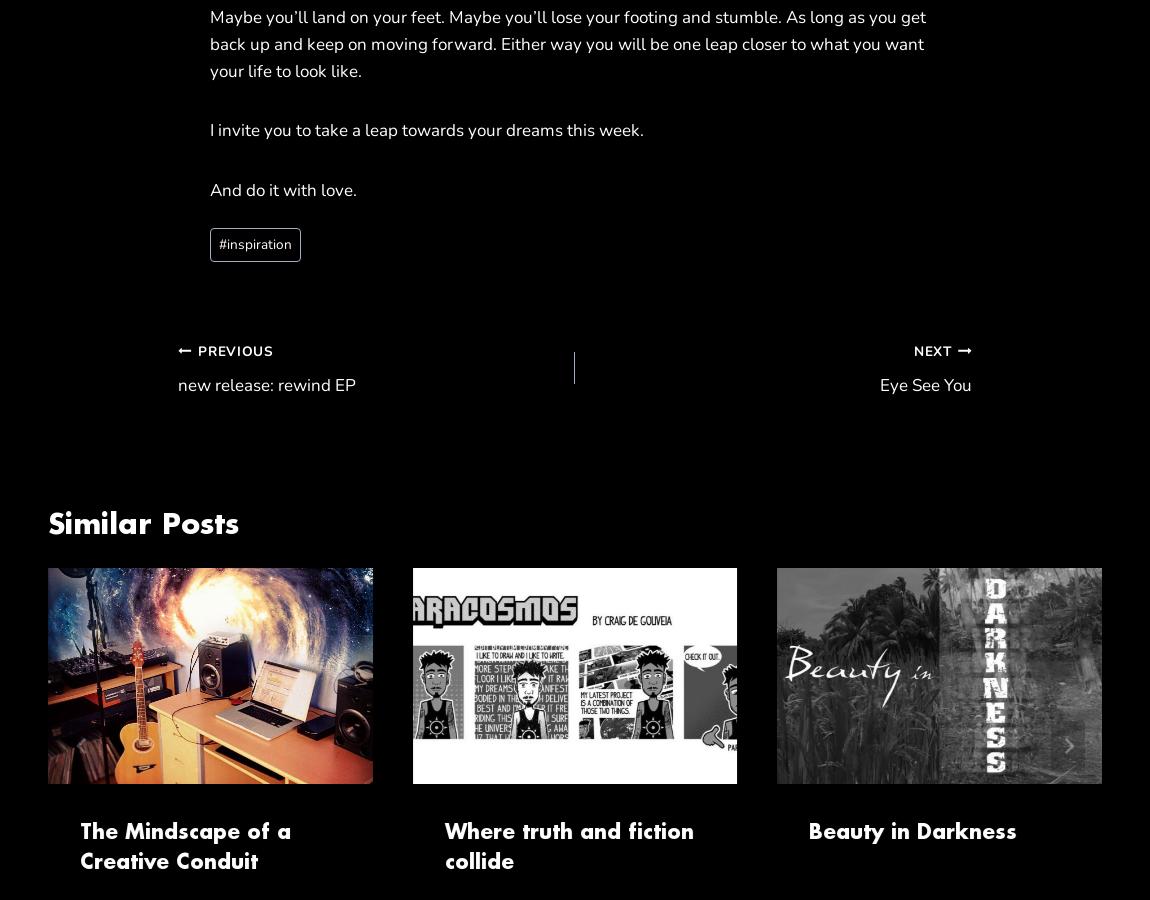  What do you see at coordinates (931, 350) in the screenshot?
I see `'Next'` at bounding box center [931, 350].